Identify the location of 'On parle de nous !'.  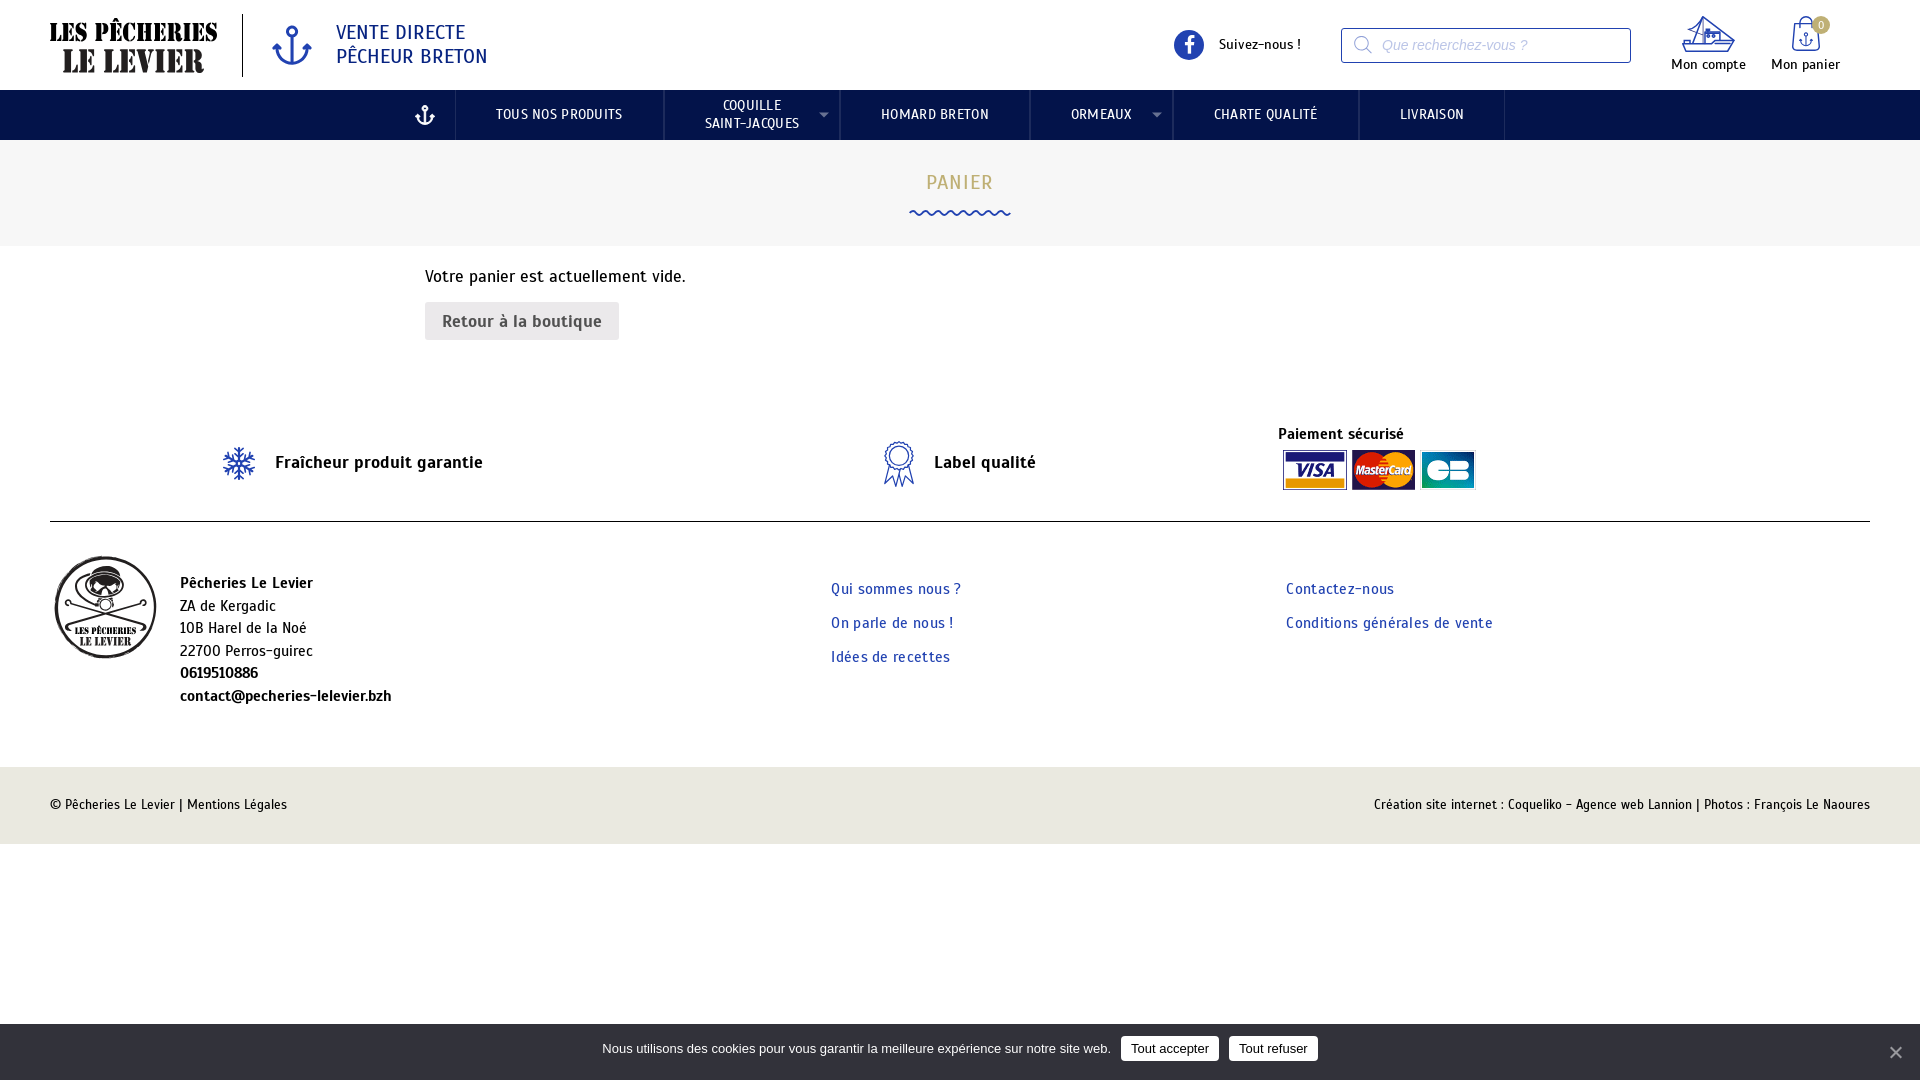
(830, 622).